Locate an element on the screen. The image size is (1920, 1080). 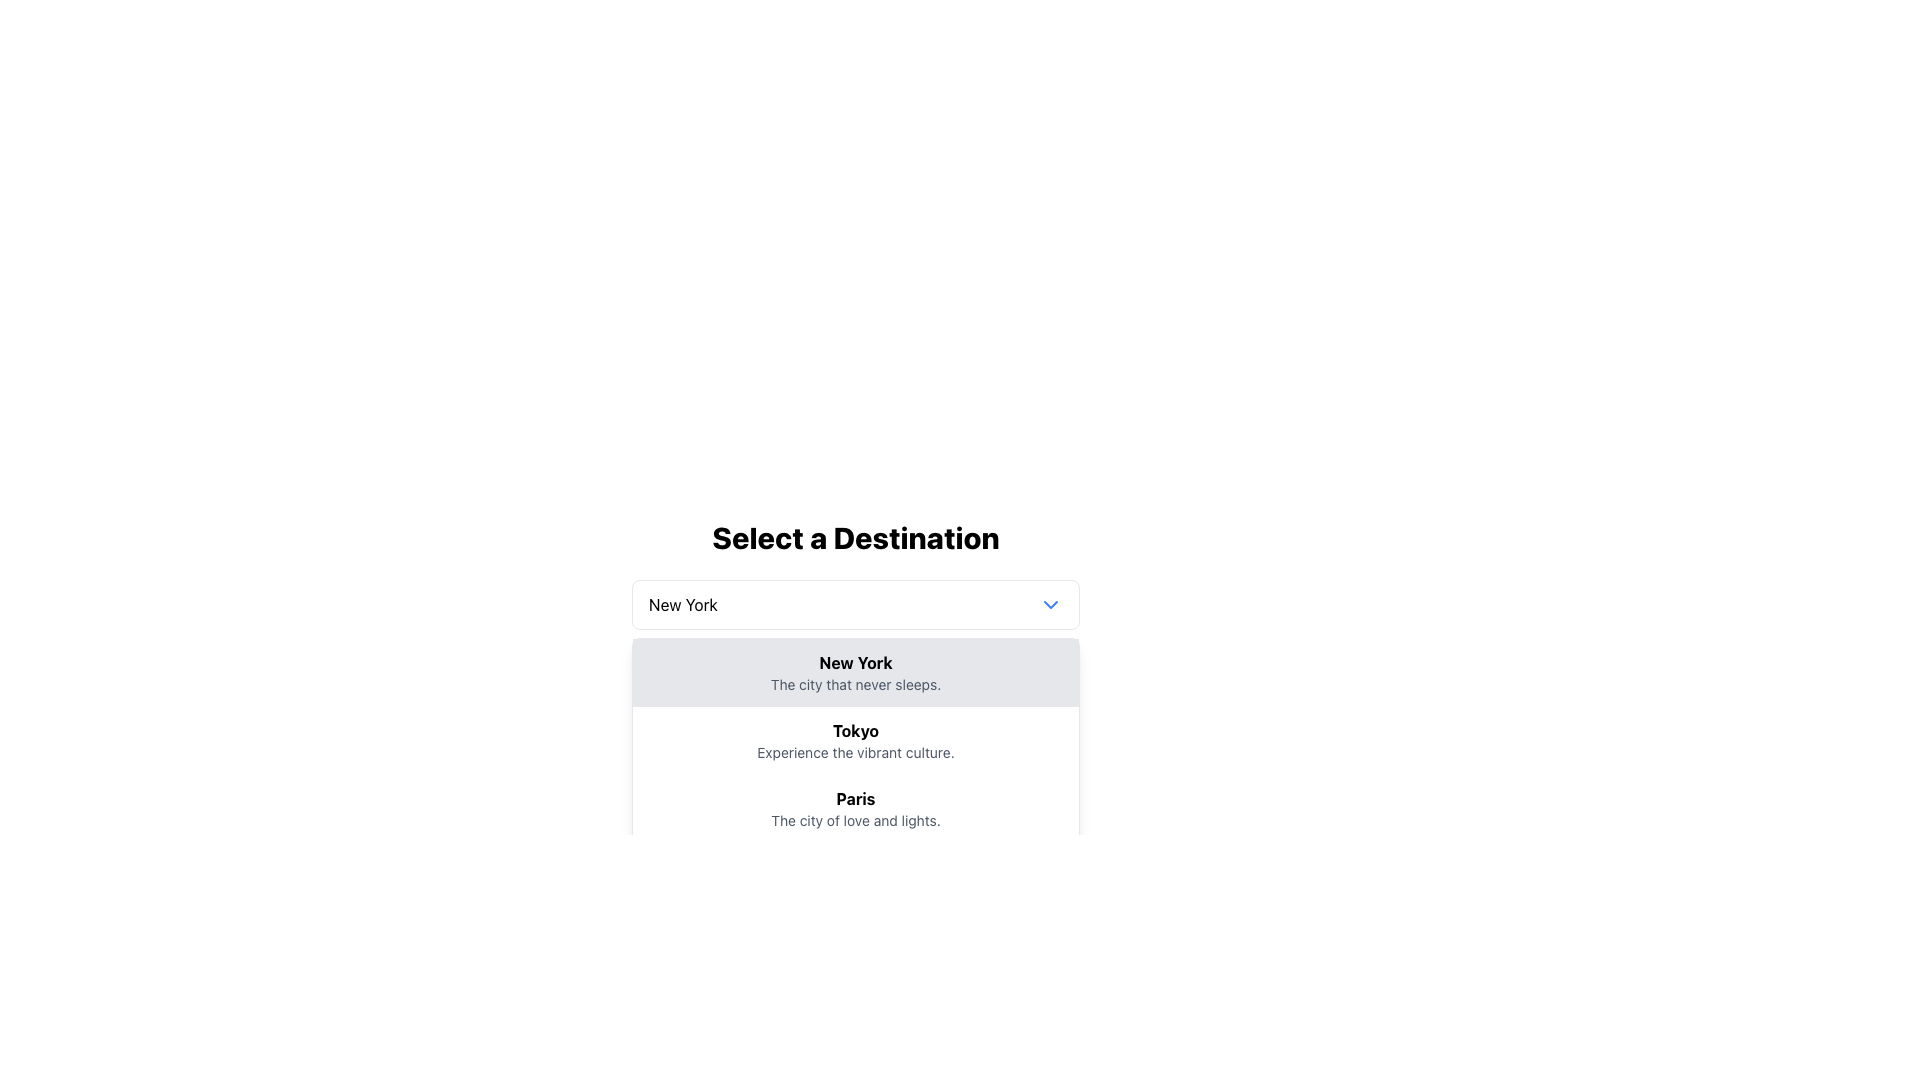
the blue chevron-shaped dropdown indicator icon to the right of the text 'New York' is located at coordinates (1050, 604).